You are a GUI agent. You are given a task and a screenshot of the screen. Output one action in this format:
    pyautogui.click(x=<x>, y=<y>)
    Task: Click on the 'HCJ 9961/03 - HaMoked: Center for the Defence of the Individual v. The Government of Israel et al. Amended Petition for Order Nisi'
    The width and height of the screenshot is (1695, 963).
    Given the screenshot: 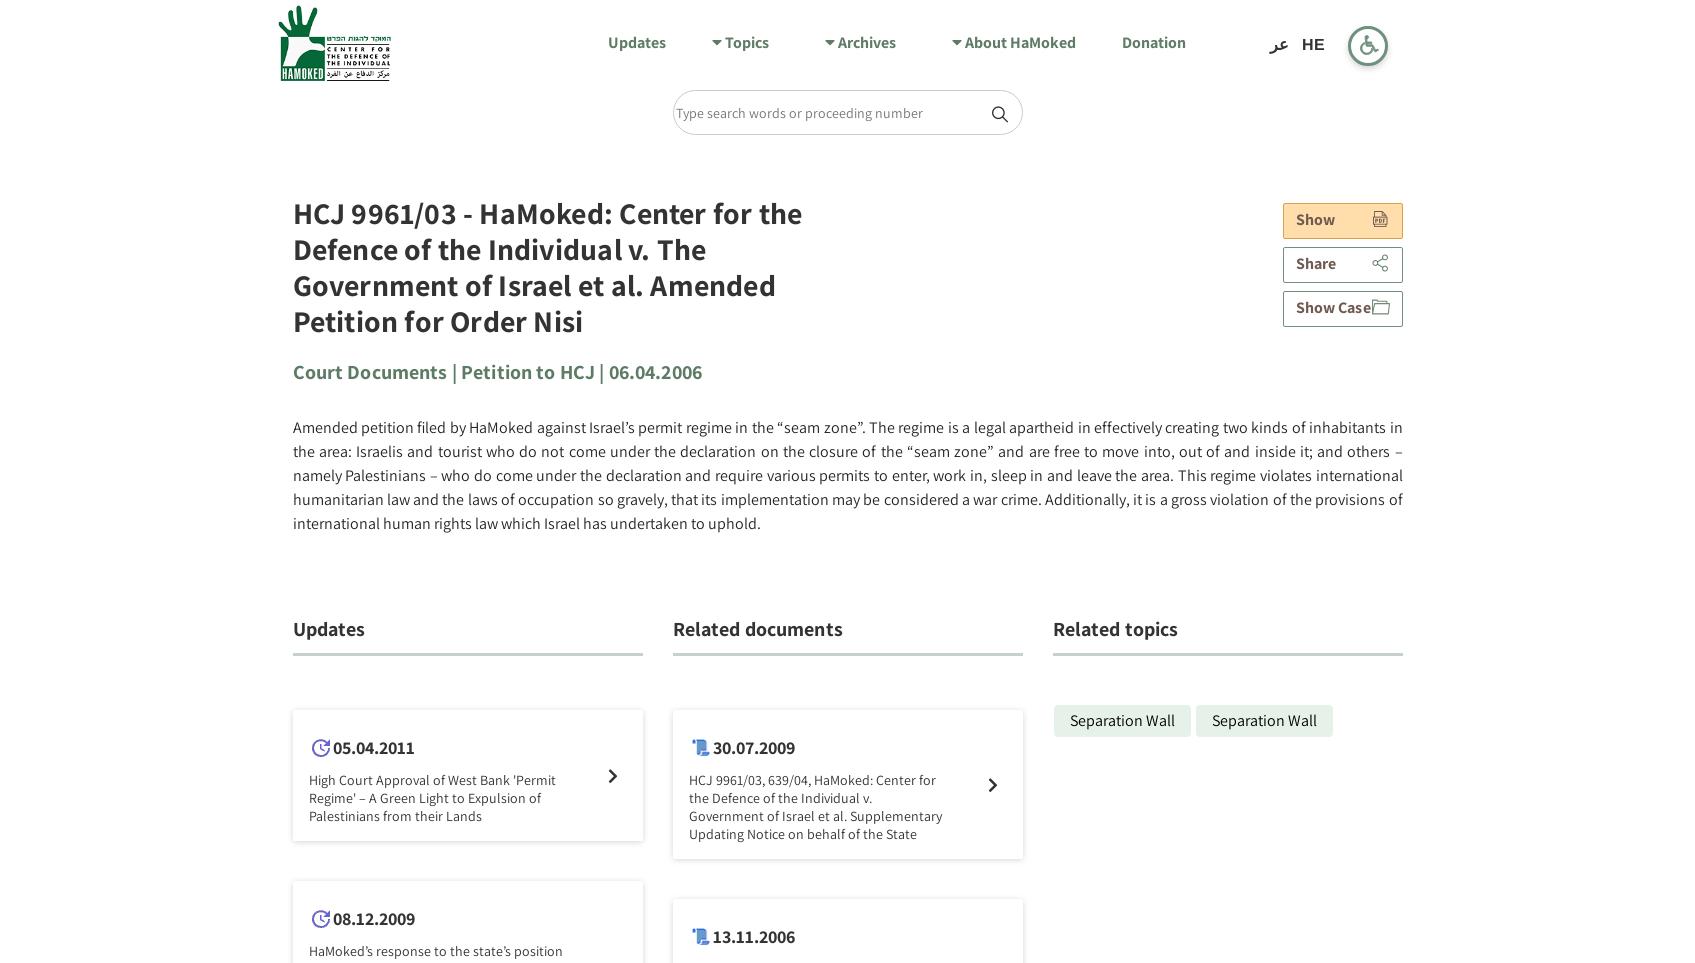 What is the action you would take?
    pyautogui.click(x=546, y=266)
    